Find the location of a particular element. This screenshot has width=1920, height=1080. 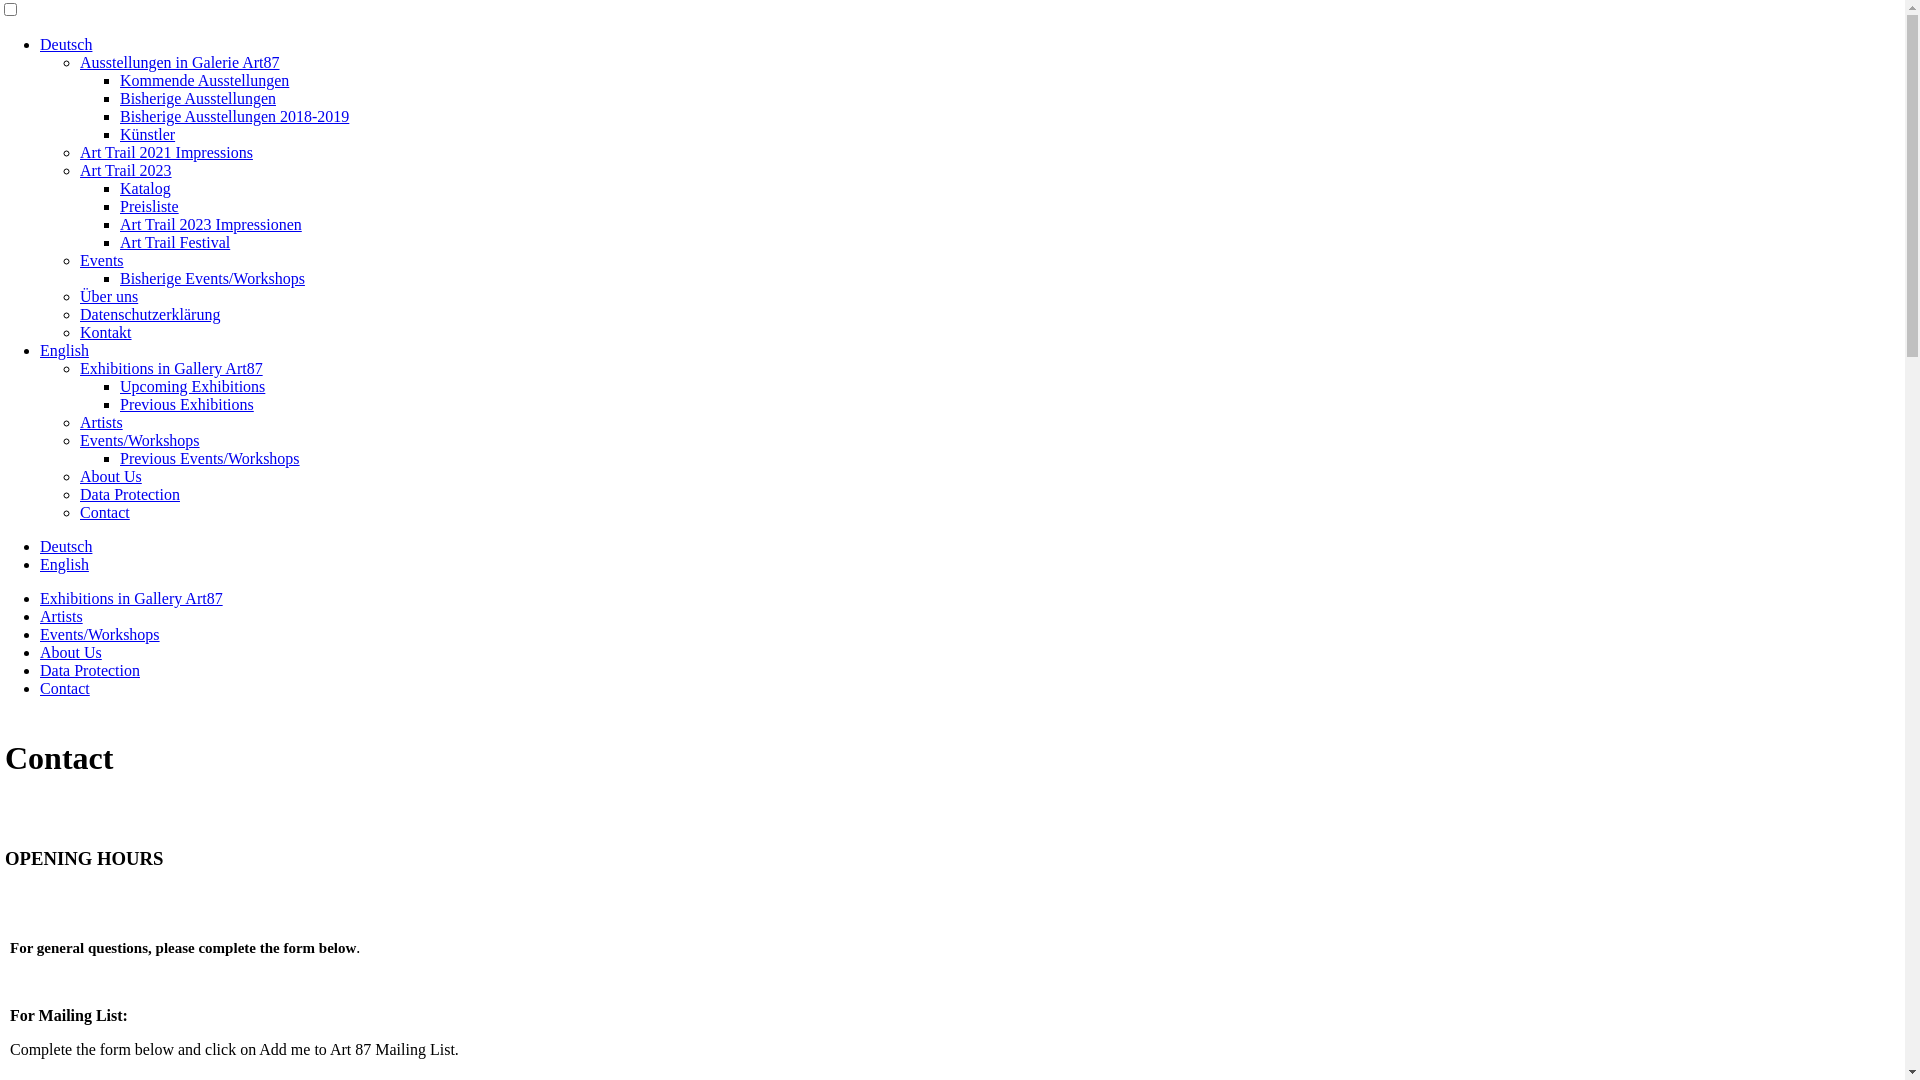

'Previous Exhibitions' is located at coordinates (119, 404).